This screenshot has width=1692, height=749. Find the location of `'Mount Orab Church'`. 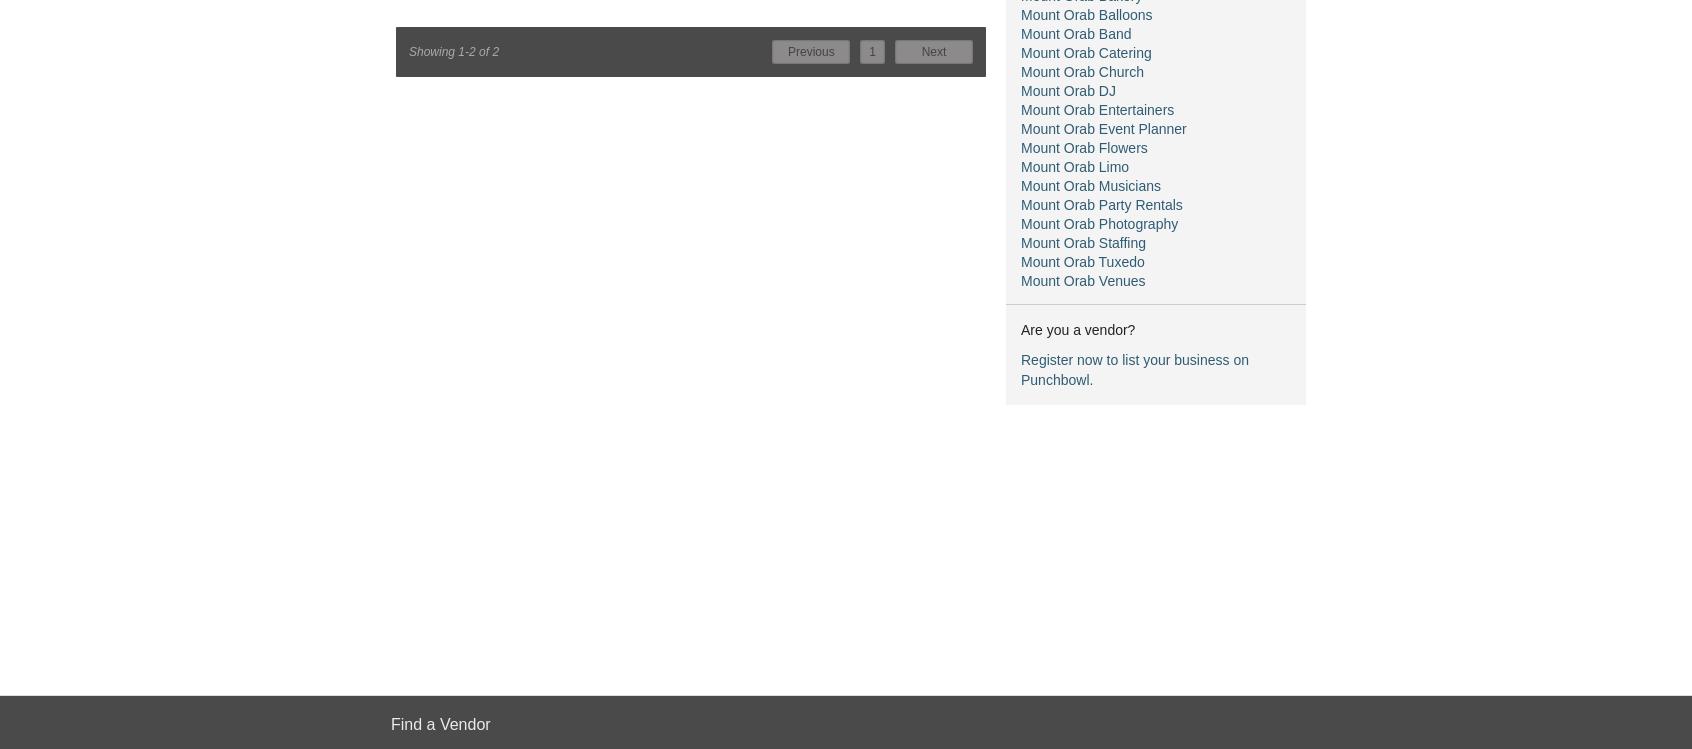

'Mount Orab Church' is located at coordinates (1019, 70).